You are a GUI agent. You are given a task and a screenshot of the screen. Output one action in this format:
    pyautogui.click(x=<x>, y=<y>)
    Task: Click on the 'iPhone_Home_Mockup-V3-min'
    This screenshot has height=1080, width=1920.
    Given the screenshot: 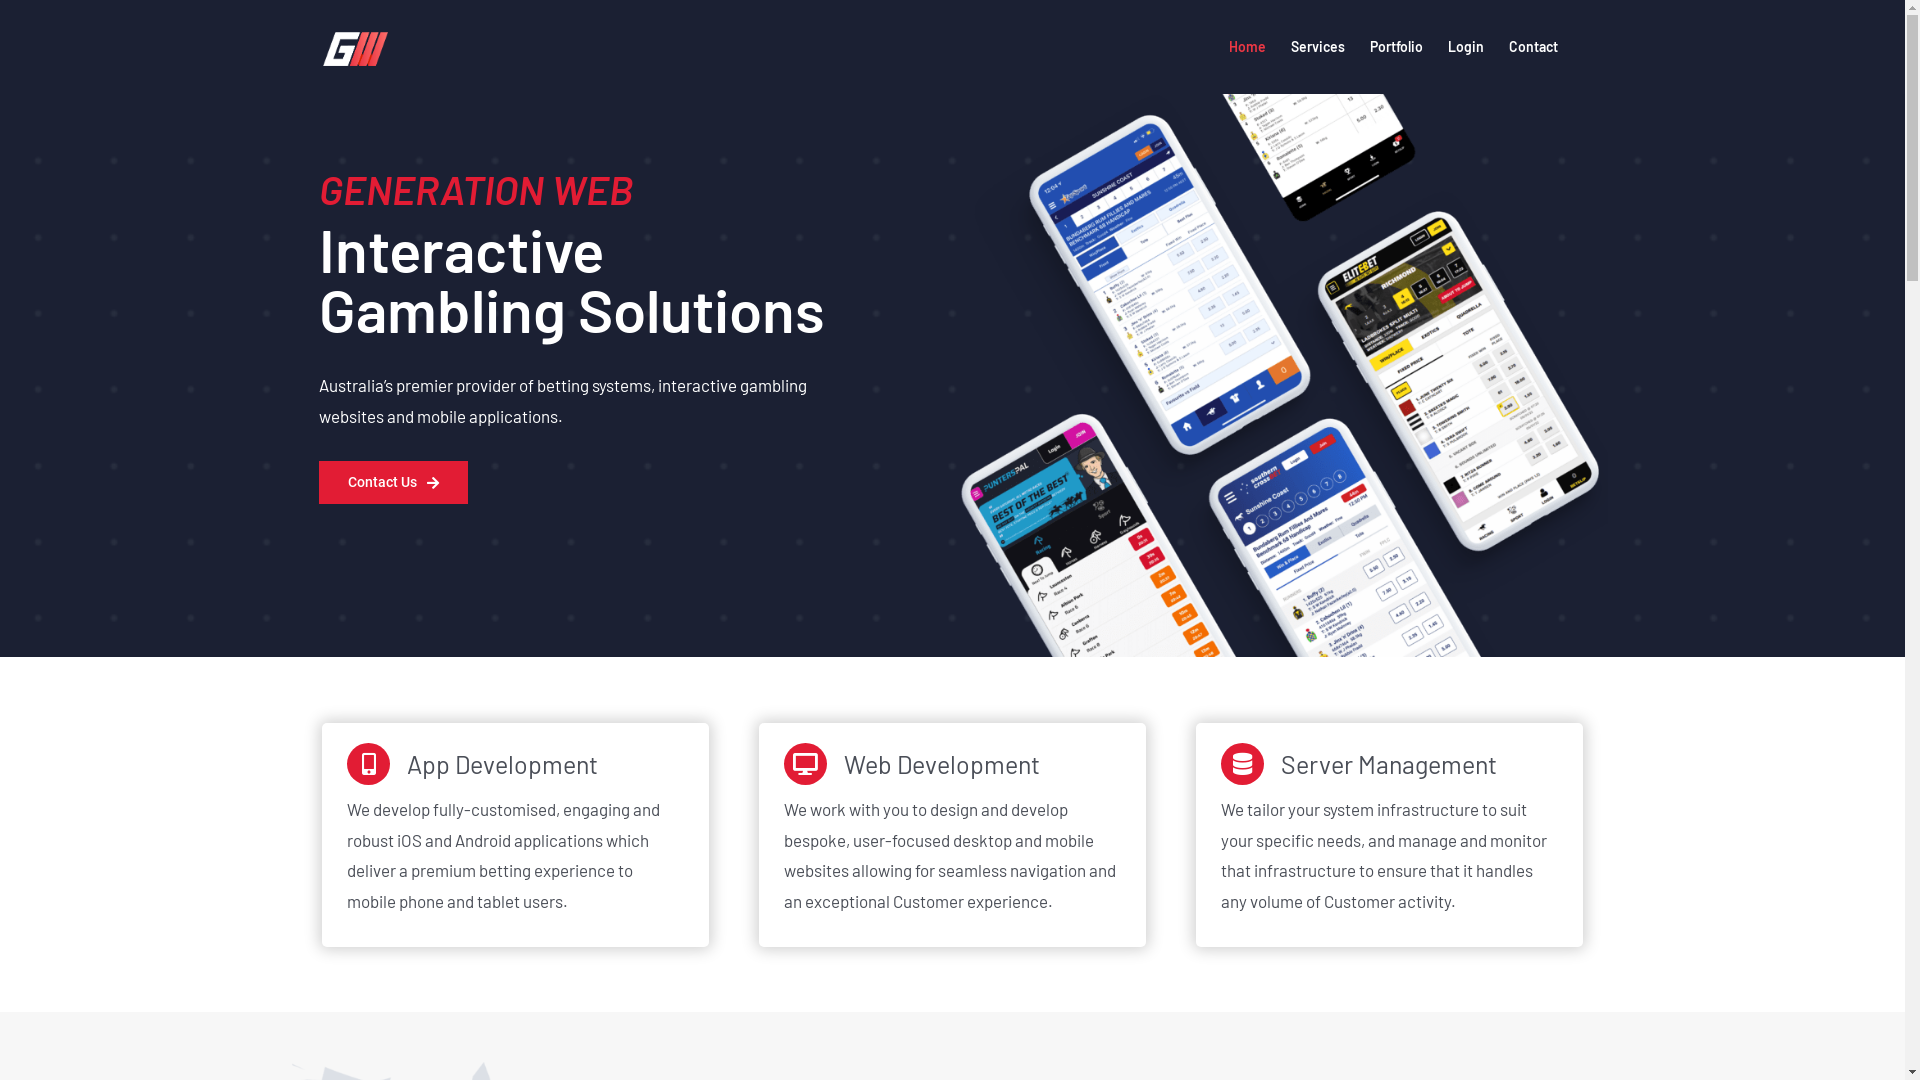 What is the action you would take?
    pyautogui.click(x=1278, y=375)
    